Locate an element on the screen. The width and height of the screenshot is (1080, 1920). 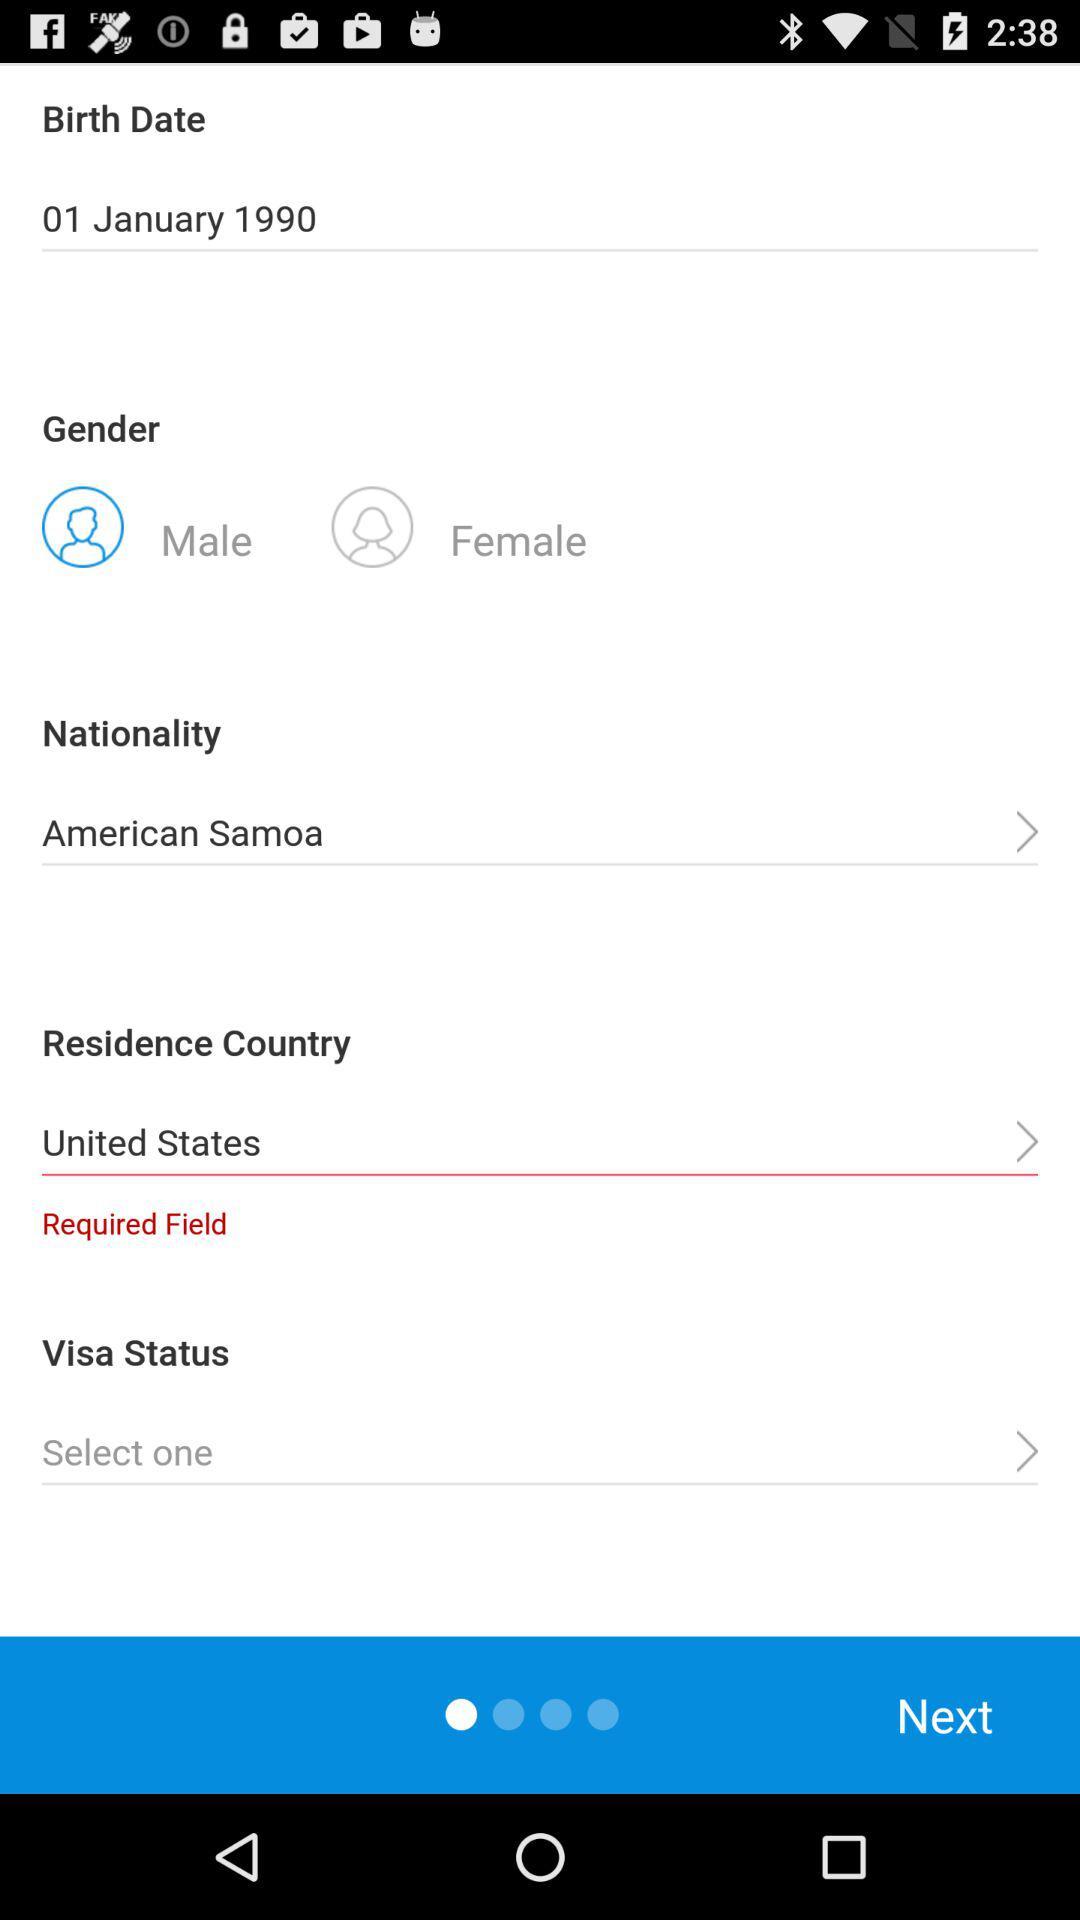
the app above nationality item is located at coordinates (146, 525).